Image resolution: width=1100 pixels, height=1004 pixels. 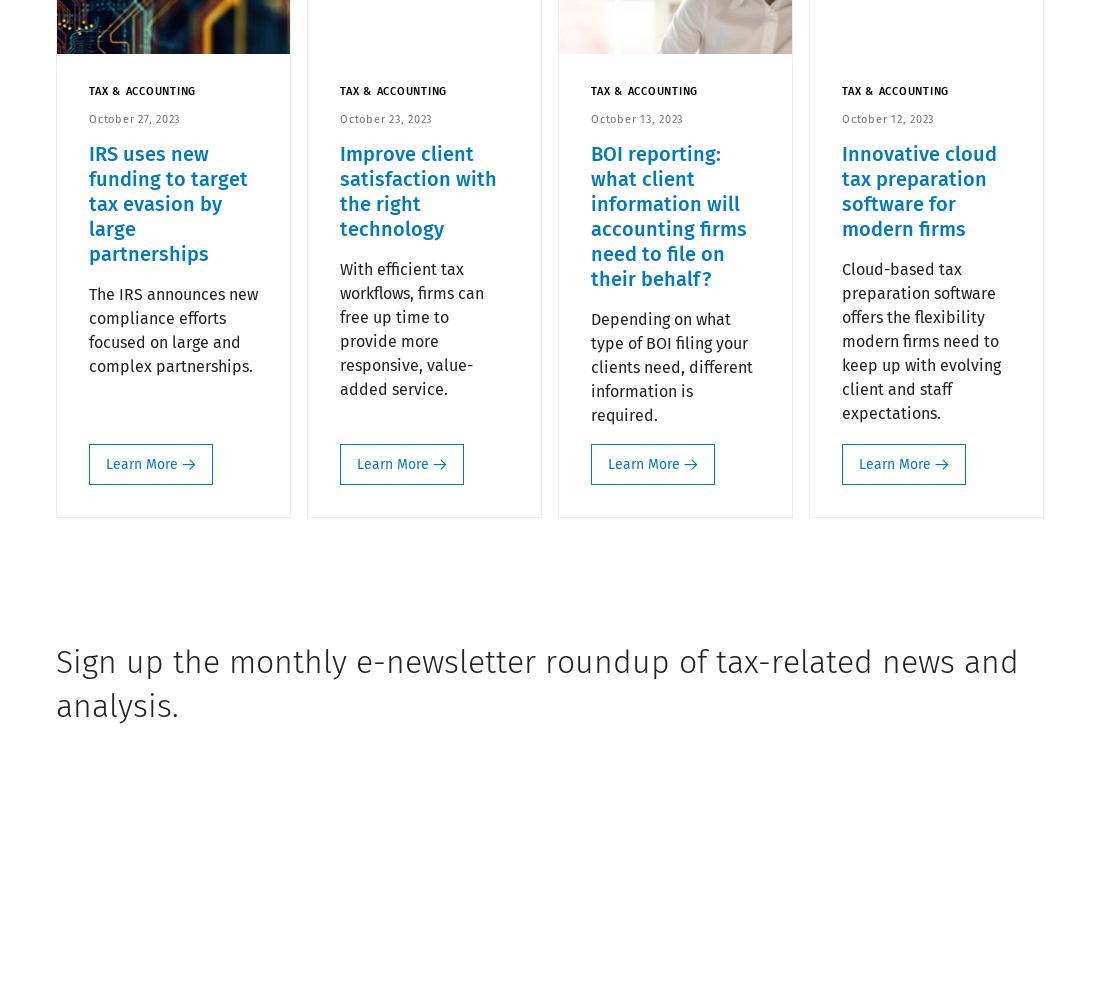 I want to click on 'October 27, 2023', so click(x=88, y=118).